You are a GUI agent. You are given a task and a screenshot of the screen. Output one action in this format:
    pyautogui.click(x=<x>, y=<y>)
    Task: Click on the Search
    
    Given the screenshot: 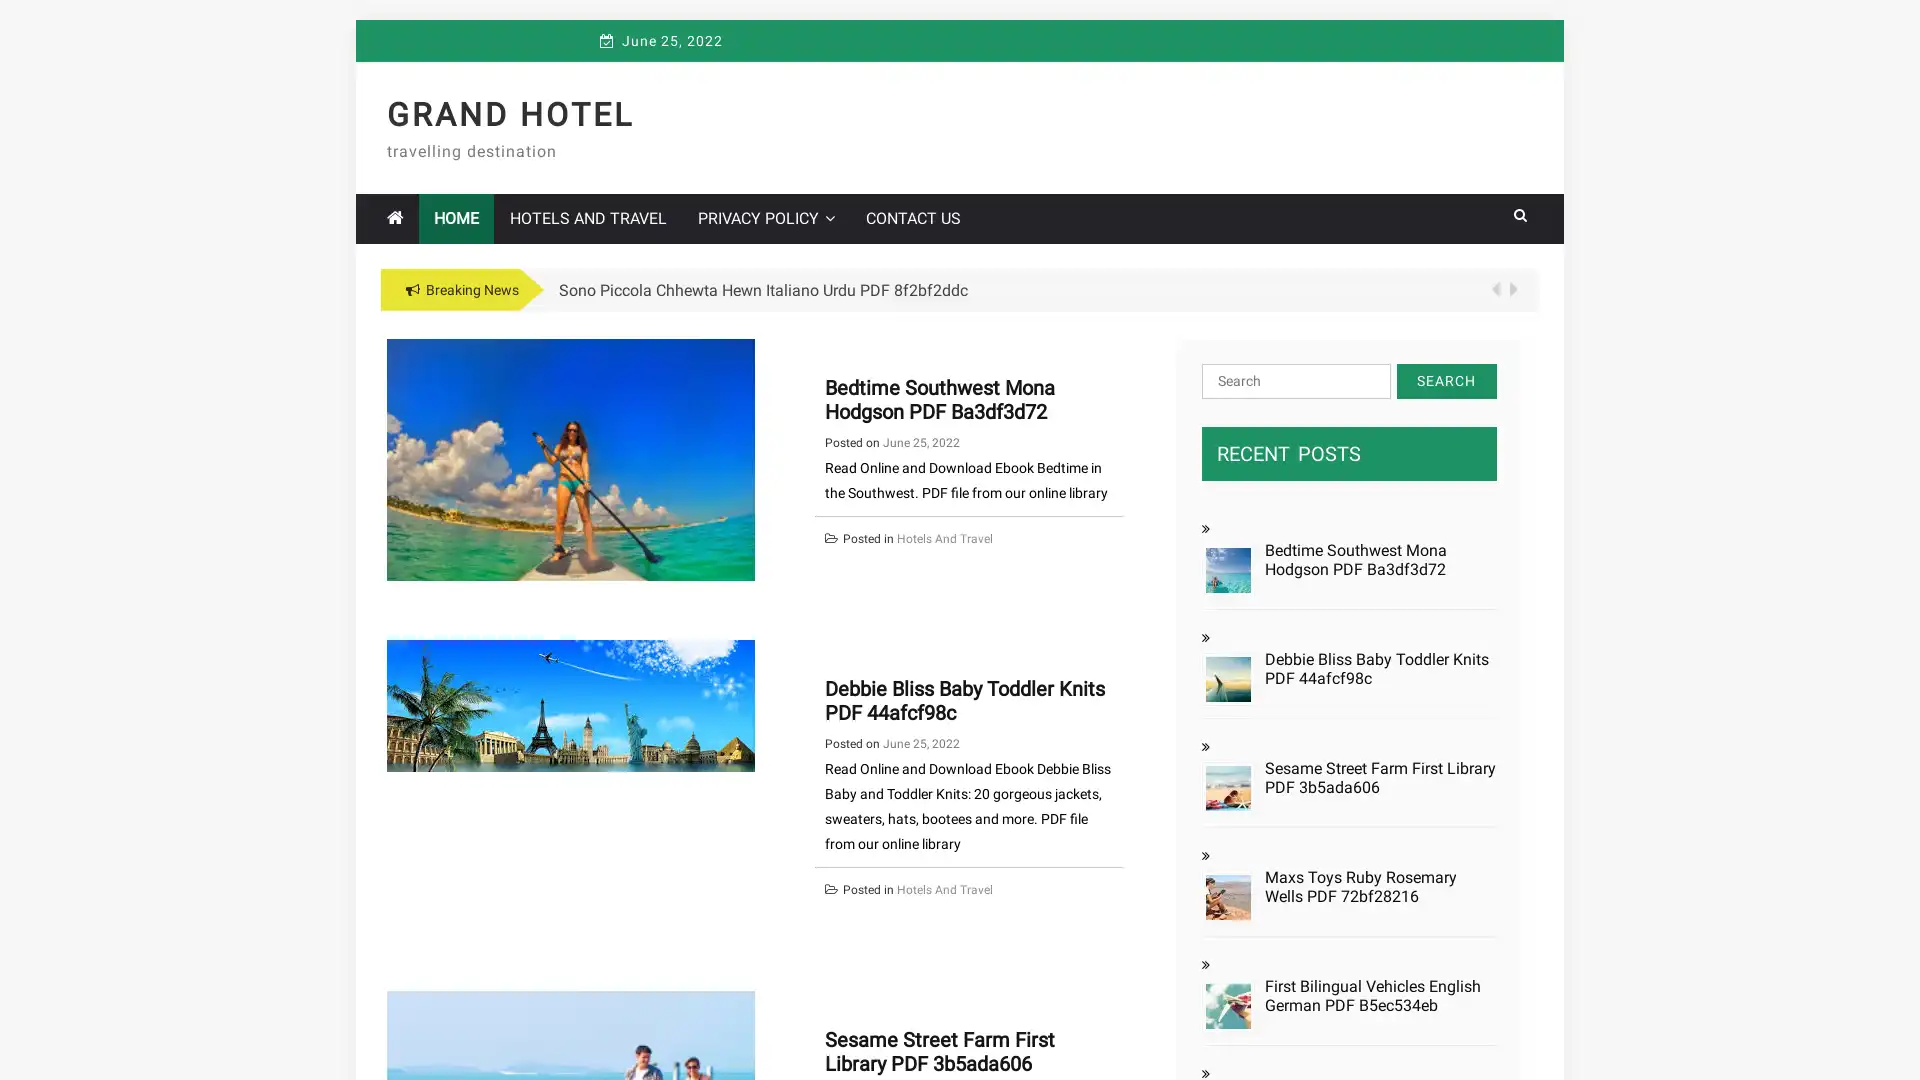 What is the action you would take?
    pyautogui.click(x=1445, y=380)
    